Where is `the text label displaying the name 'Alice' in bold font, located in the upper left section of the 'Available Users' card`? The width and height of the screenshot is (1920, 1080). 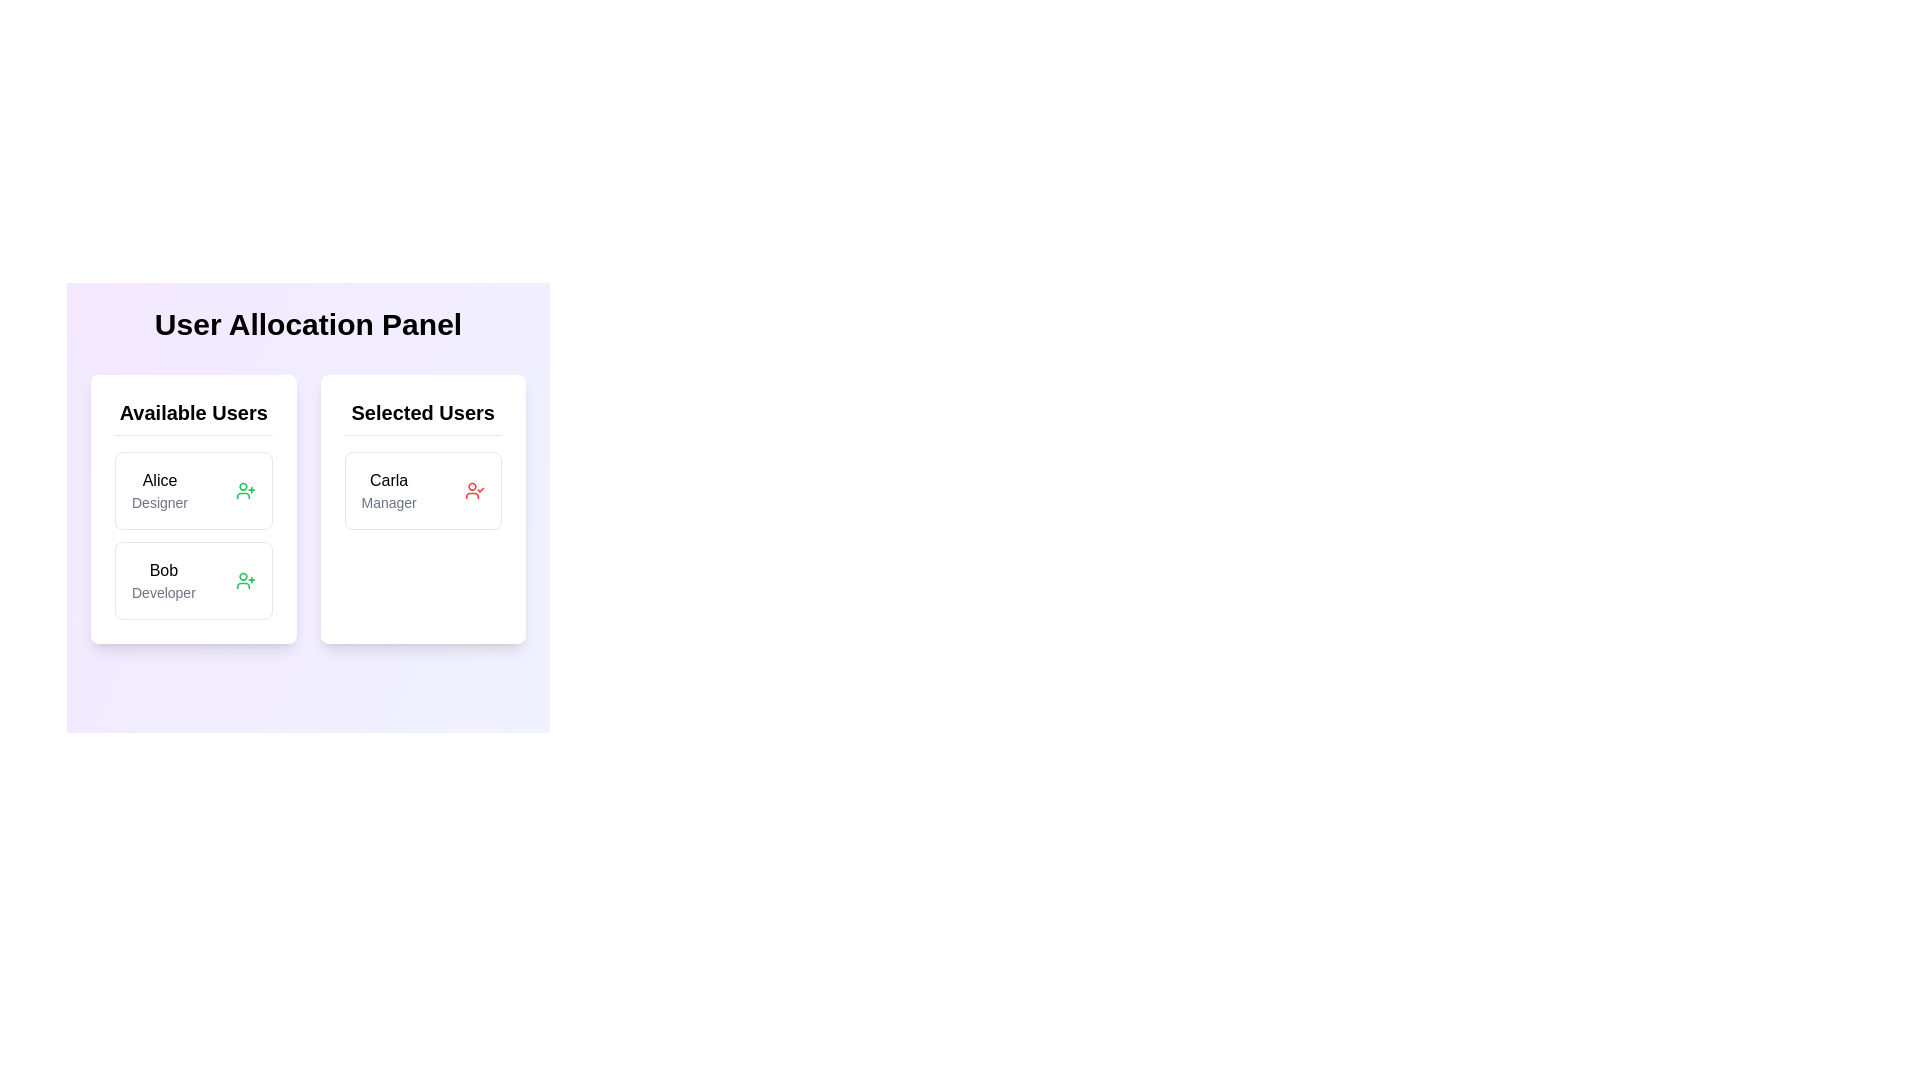 the text label displaying the name 'Alice' in bold font, located in the upper left section of the 'Available Users' card is located at coordinates (158, 481).